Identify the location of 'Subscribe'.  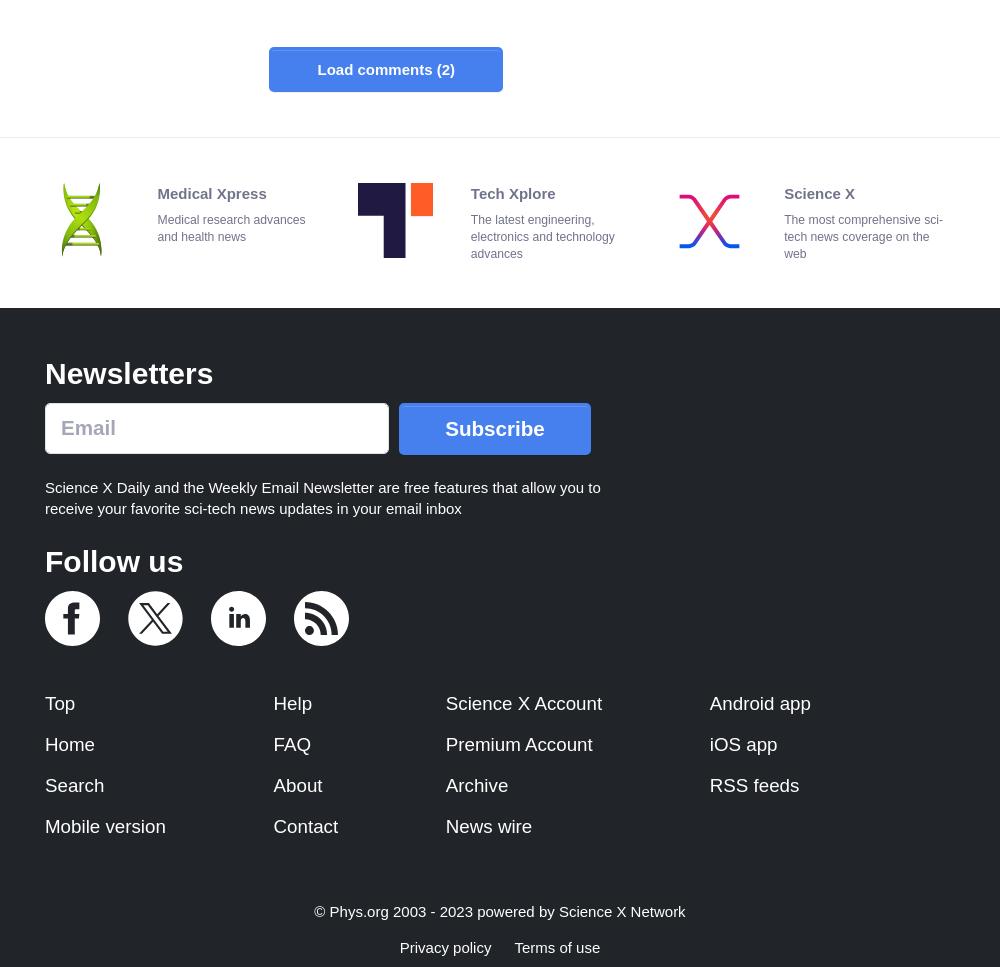
(444, 426).